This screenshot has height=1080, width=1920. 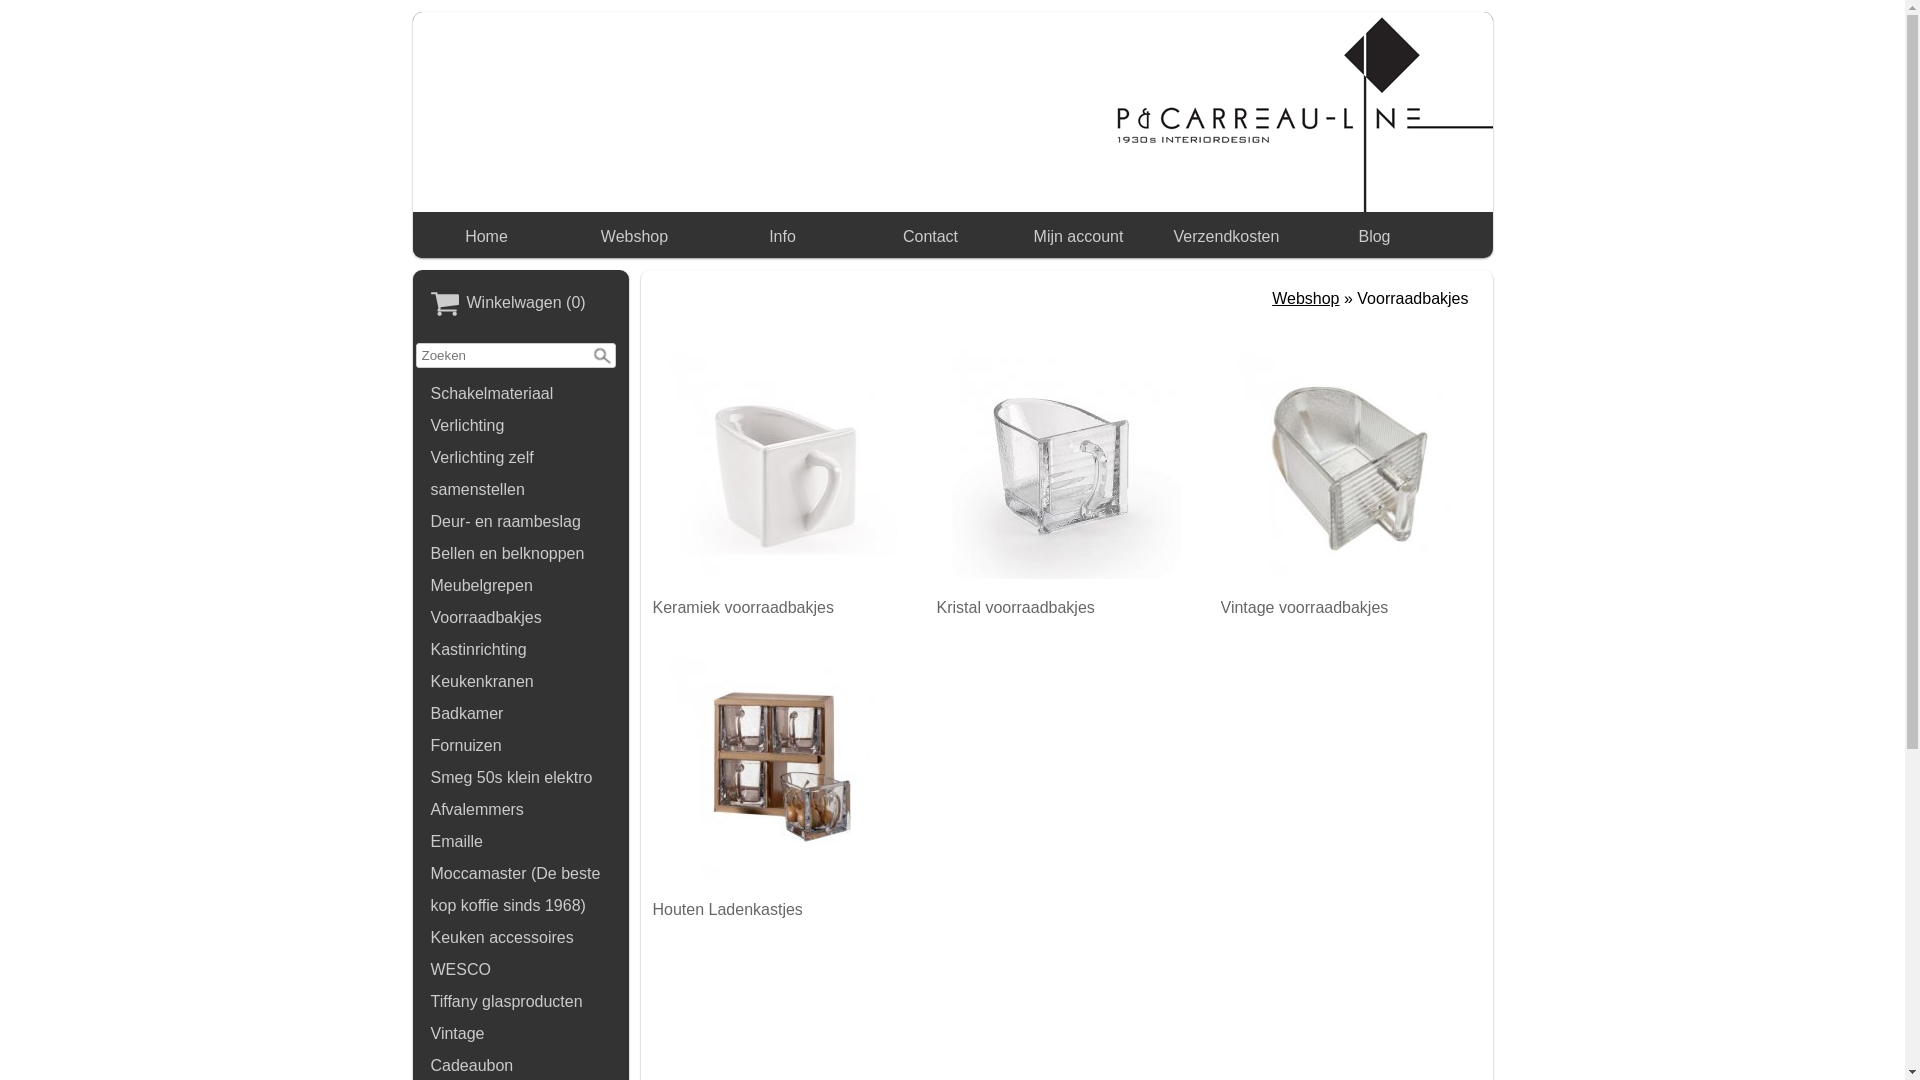 I want to click on 'Deur- en raambeslag', so click(x=415, y=520).